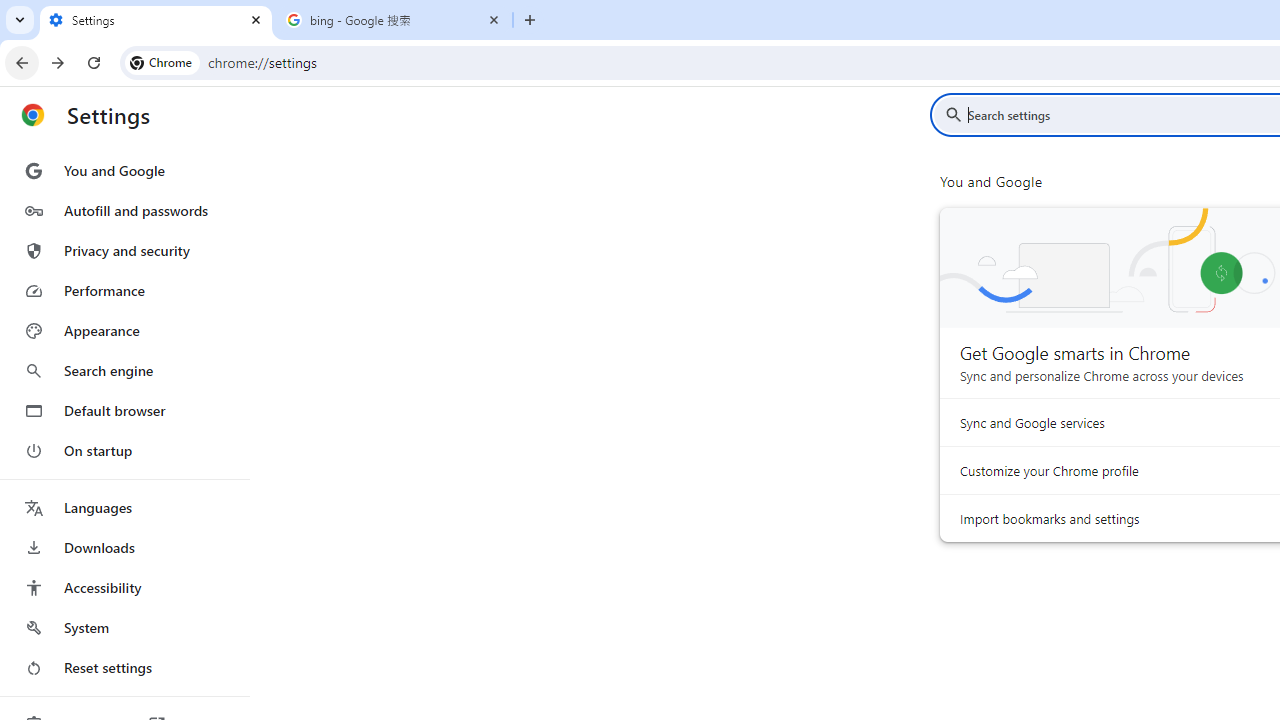  What do you see at coordinates (123, 330) in the screenshot?
I see `'Appearance'` at bounding box center [123, 330].